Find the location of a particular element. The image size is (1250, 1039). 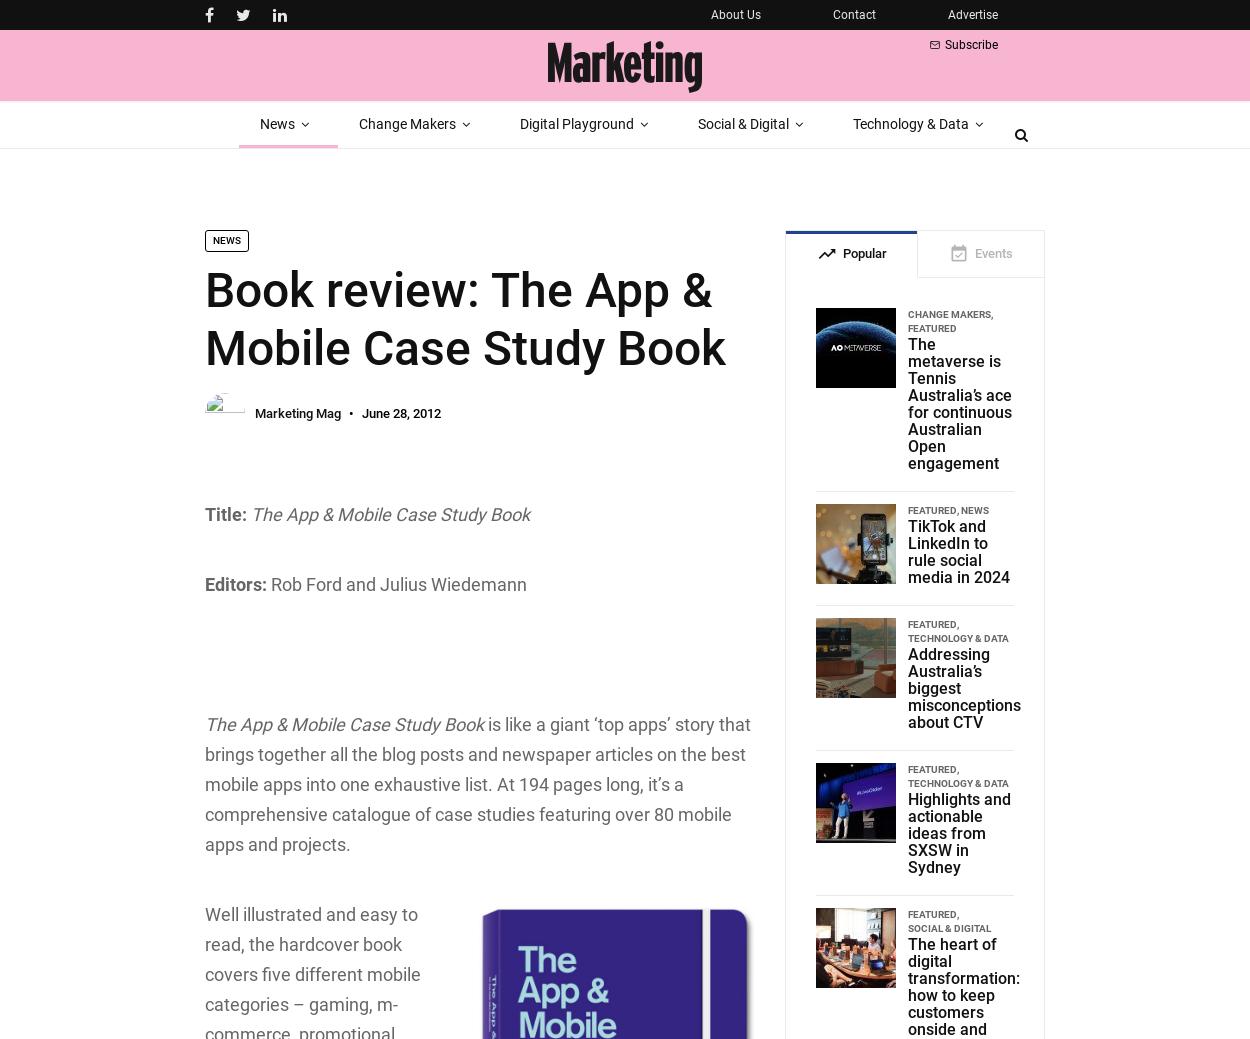

'Change Makers' is located at coordinates (947, 314).